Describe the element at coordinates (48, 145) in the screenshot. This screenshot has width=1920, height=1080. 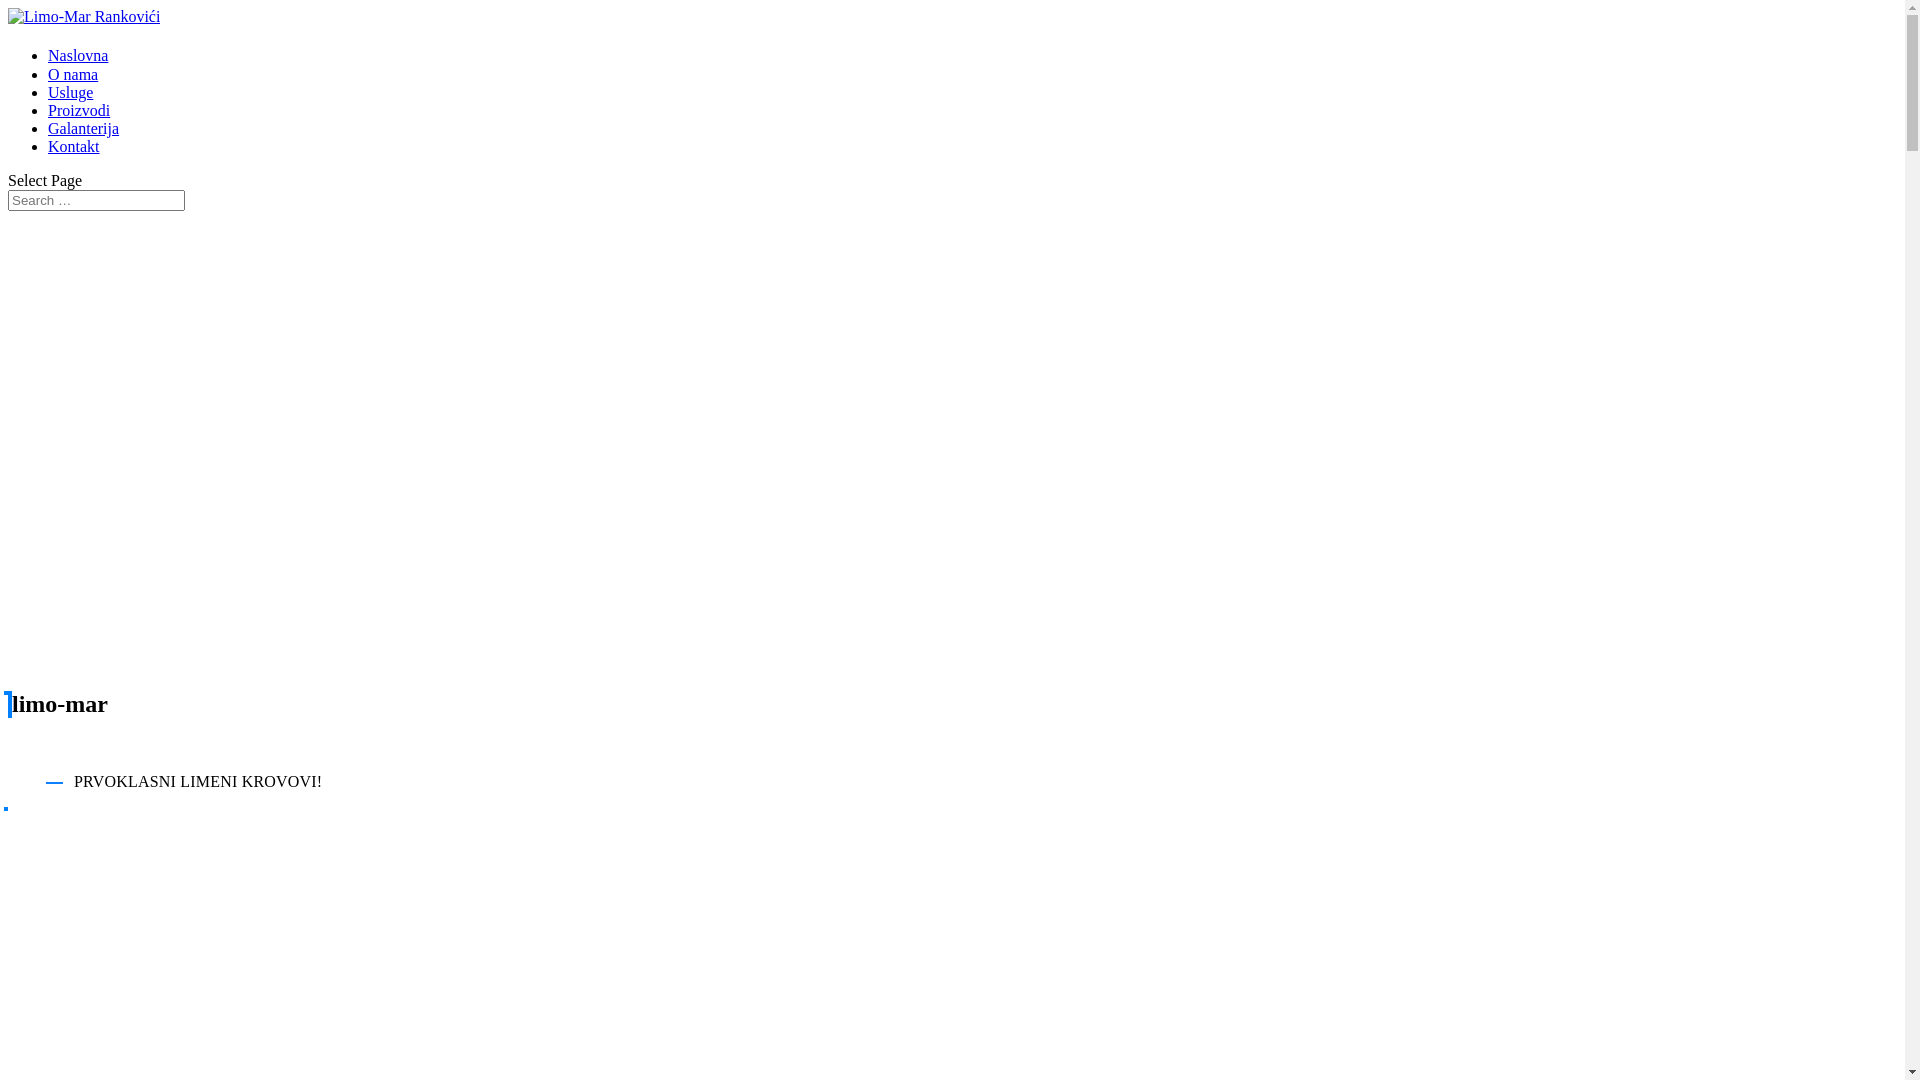
I see `'Kontakt'` at that location.